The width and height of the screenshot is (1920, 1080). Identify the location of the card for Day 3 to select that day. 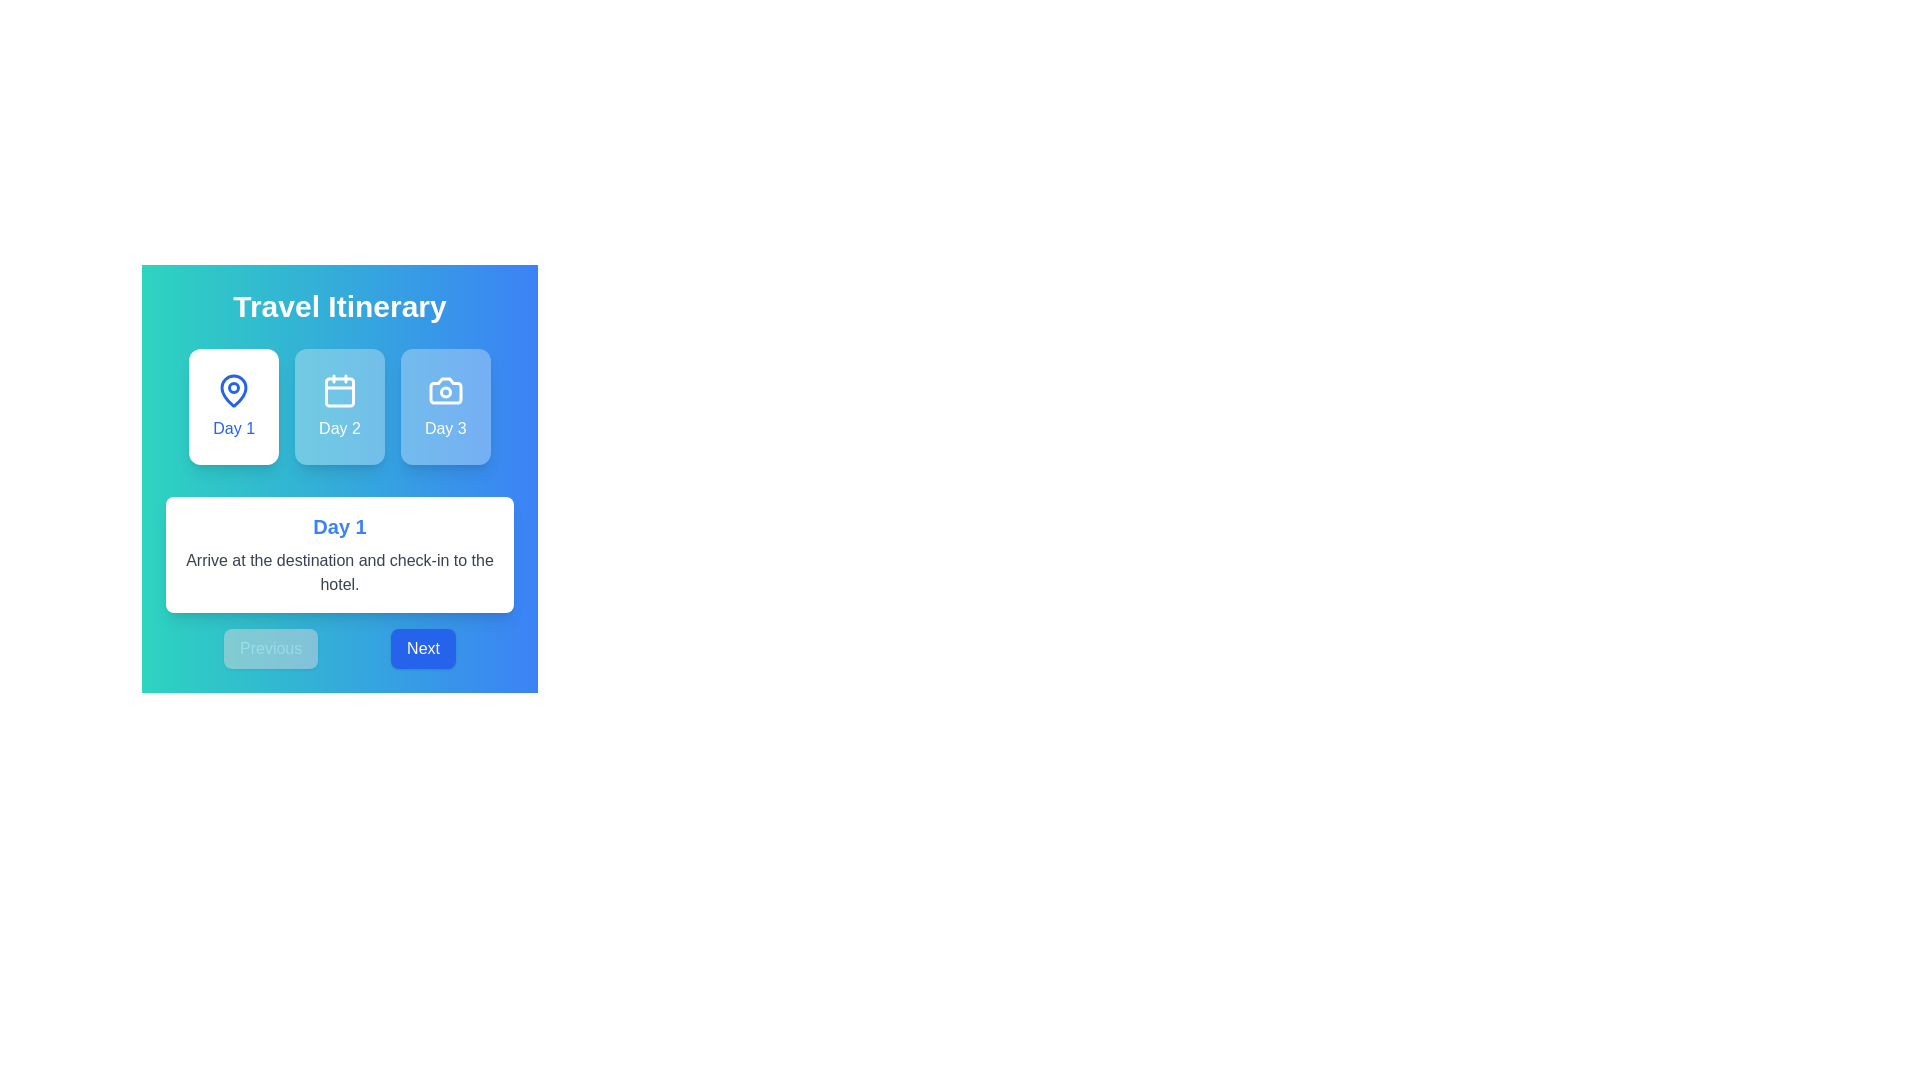
(444, 406).